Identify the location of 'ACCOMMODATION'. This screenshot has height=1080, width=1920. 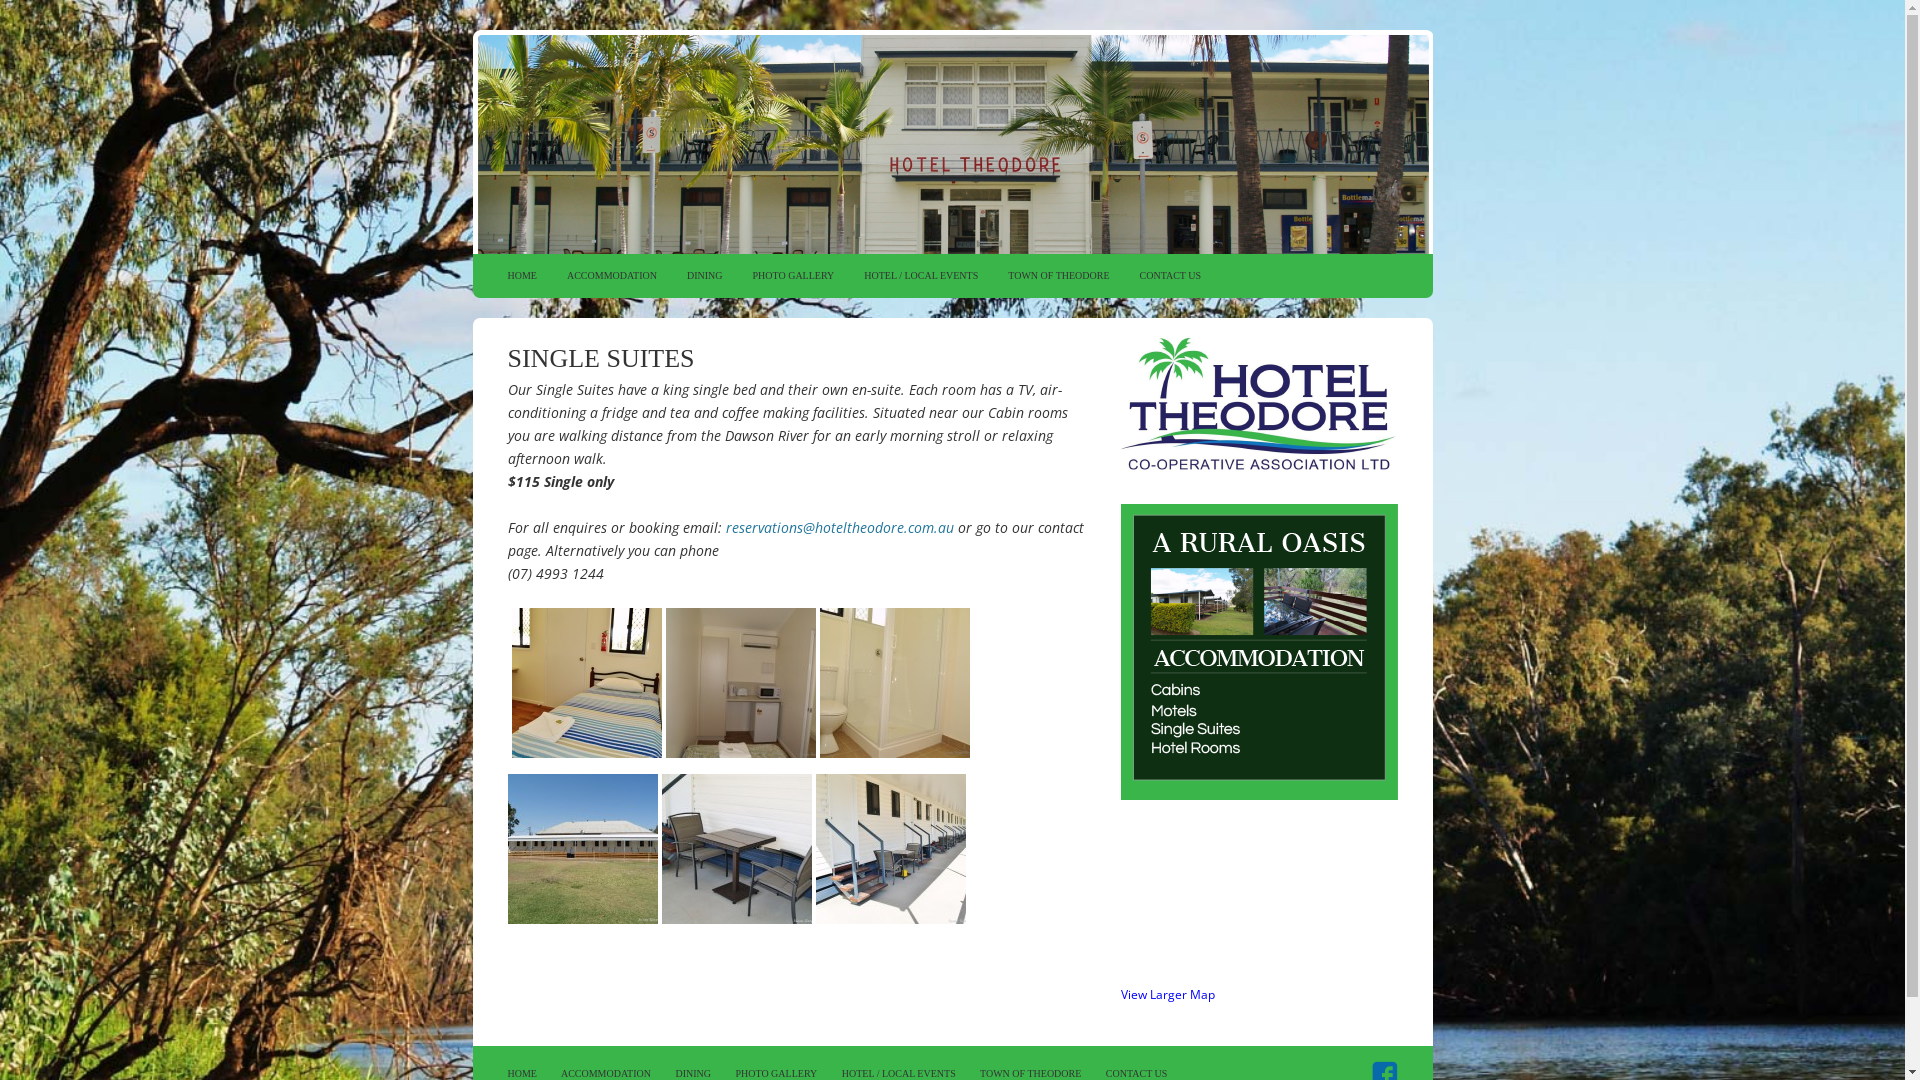
(610, 276).